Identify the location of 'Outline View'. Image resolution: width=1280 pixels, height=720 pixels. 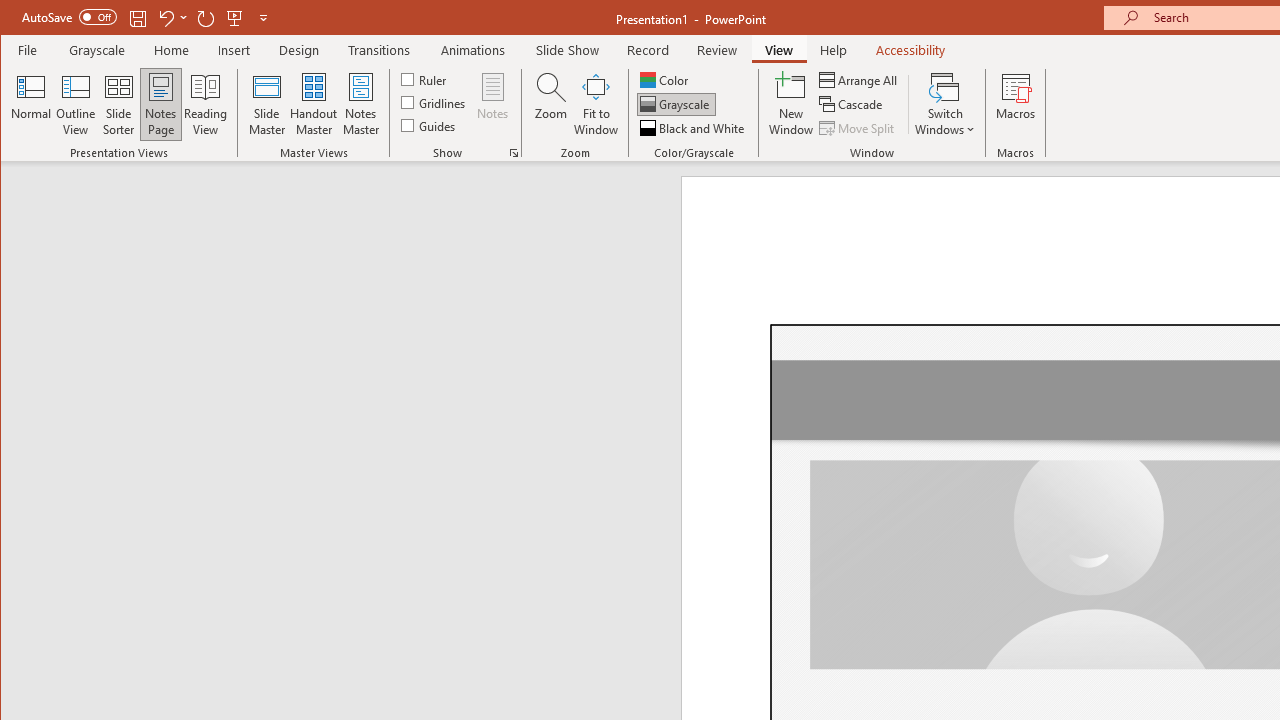
(76, 104).